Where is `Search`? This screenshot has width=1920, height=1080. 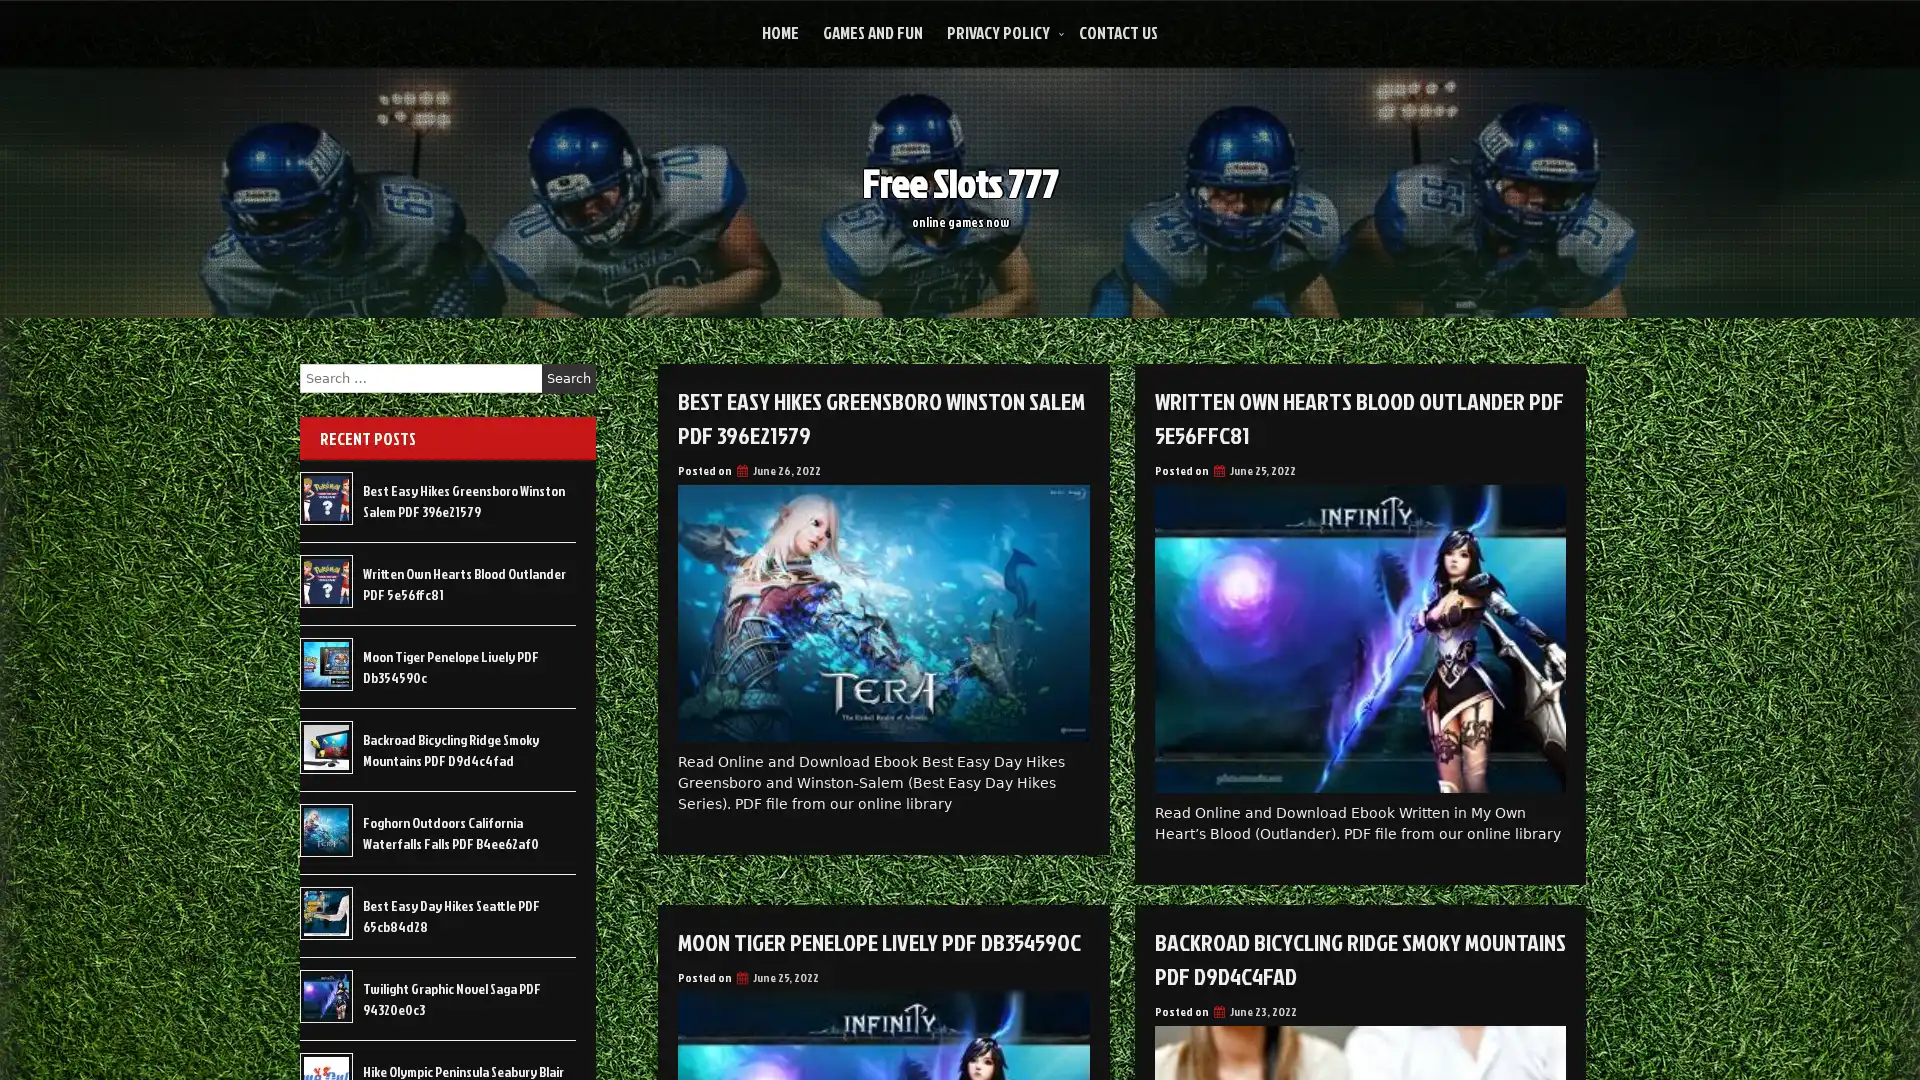
Search is located at coordinates (568, 378).